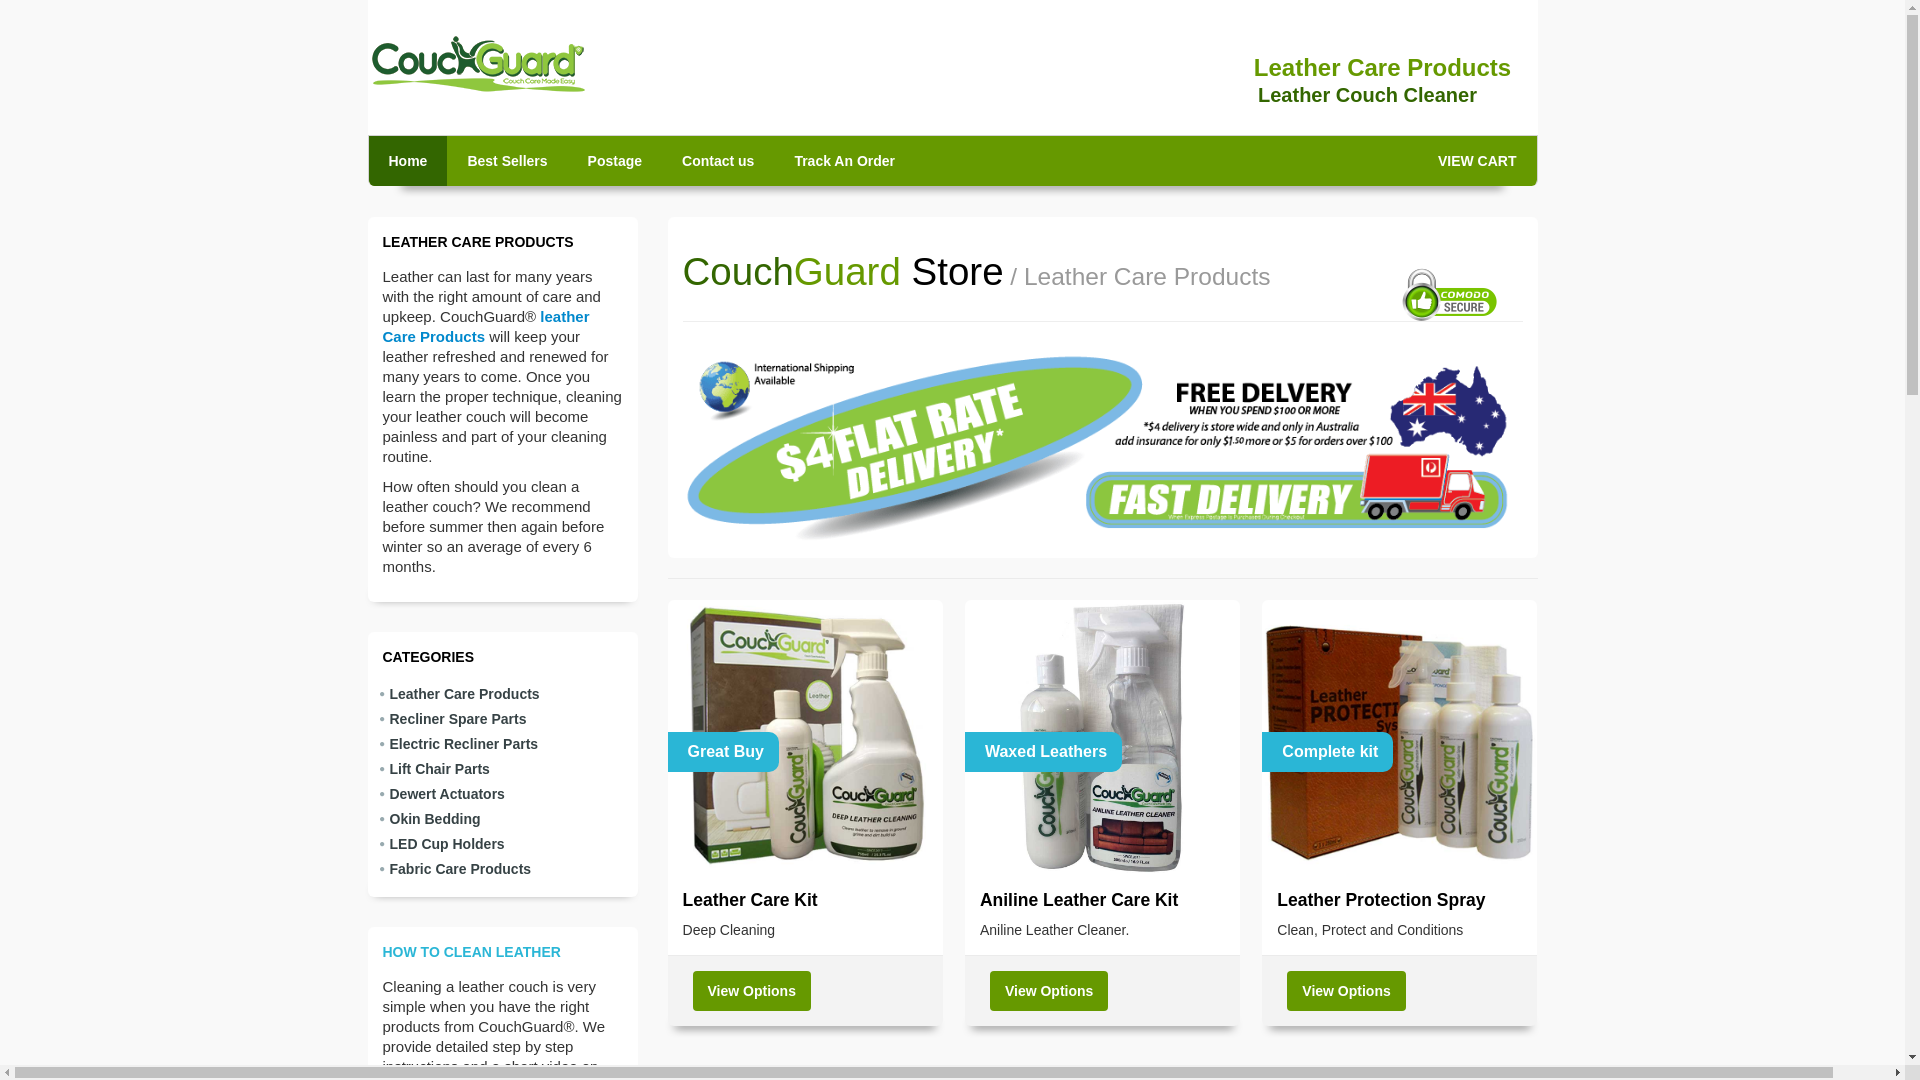  I want to click on 'VIEW CART', so click(1477, 160).